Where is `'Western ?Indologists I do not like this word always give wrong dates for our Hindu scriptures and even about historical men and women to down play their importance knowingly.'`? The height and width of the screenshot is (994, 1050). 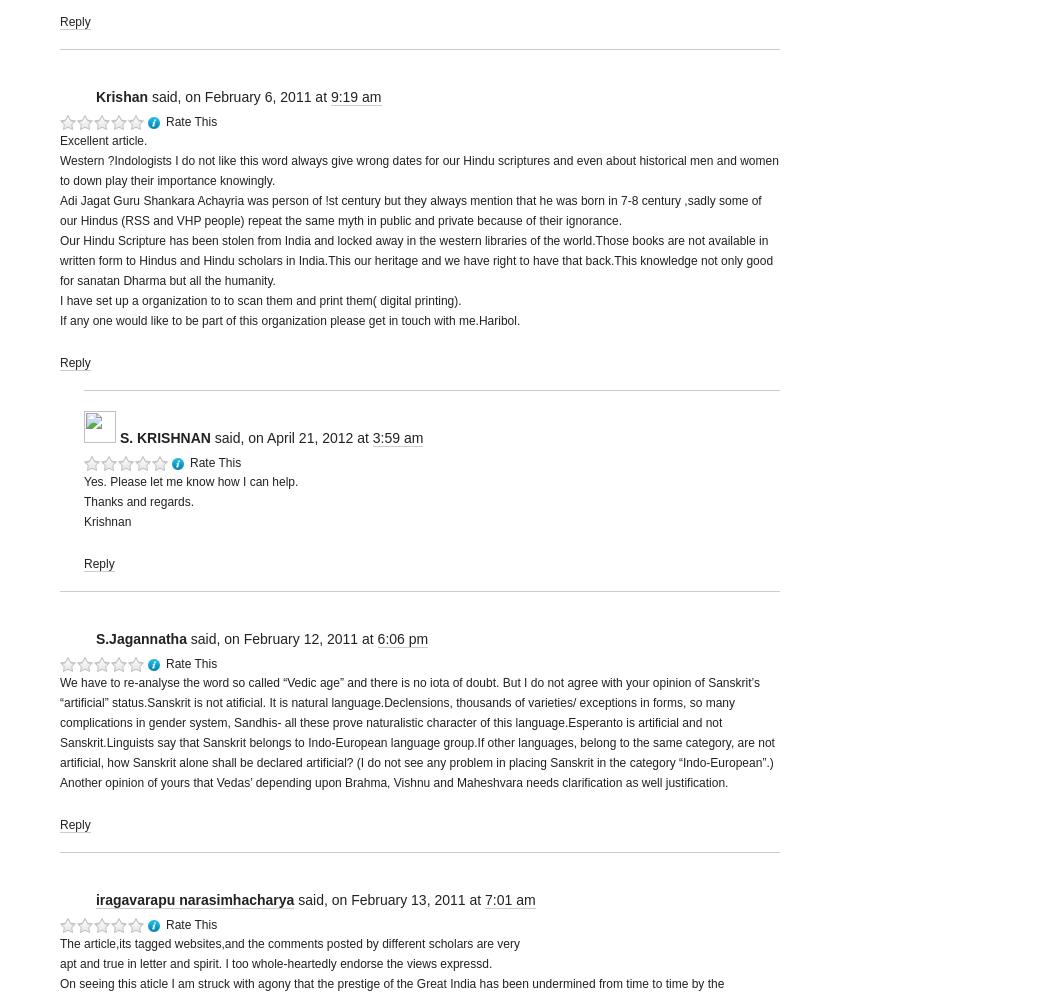
'Western ?Indologists I do not like this word always give wrong dates for our Hindu scriptures and even about historical men and women to down play their importance knowingly.' is located at coordinates (417, 170).